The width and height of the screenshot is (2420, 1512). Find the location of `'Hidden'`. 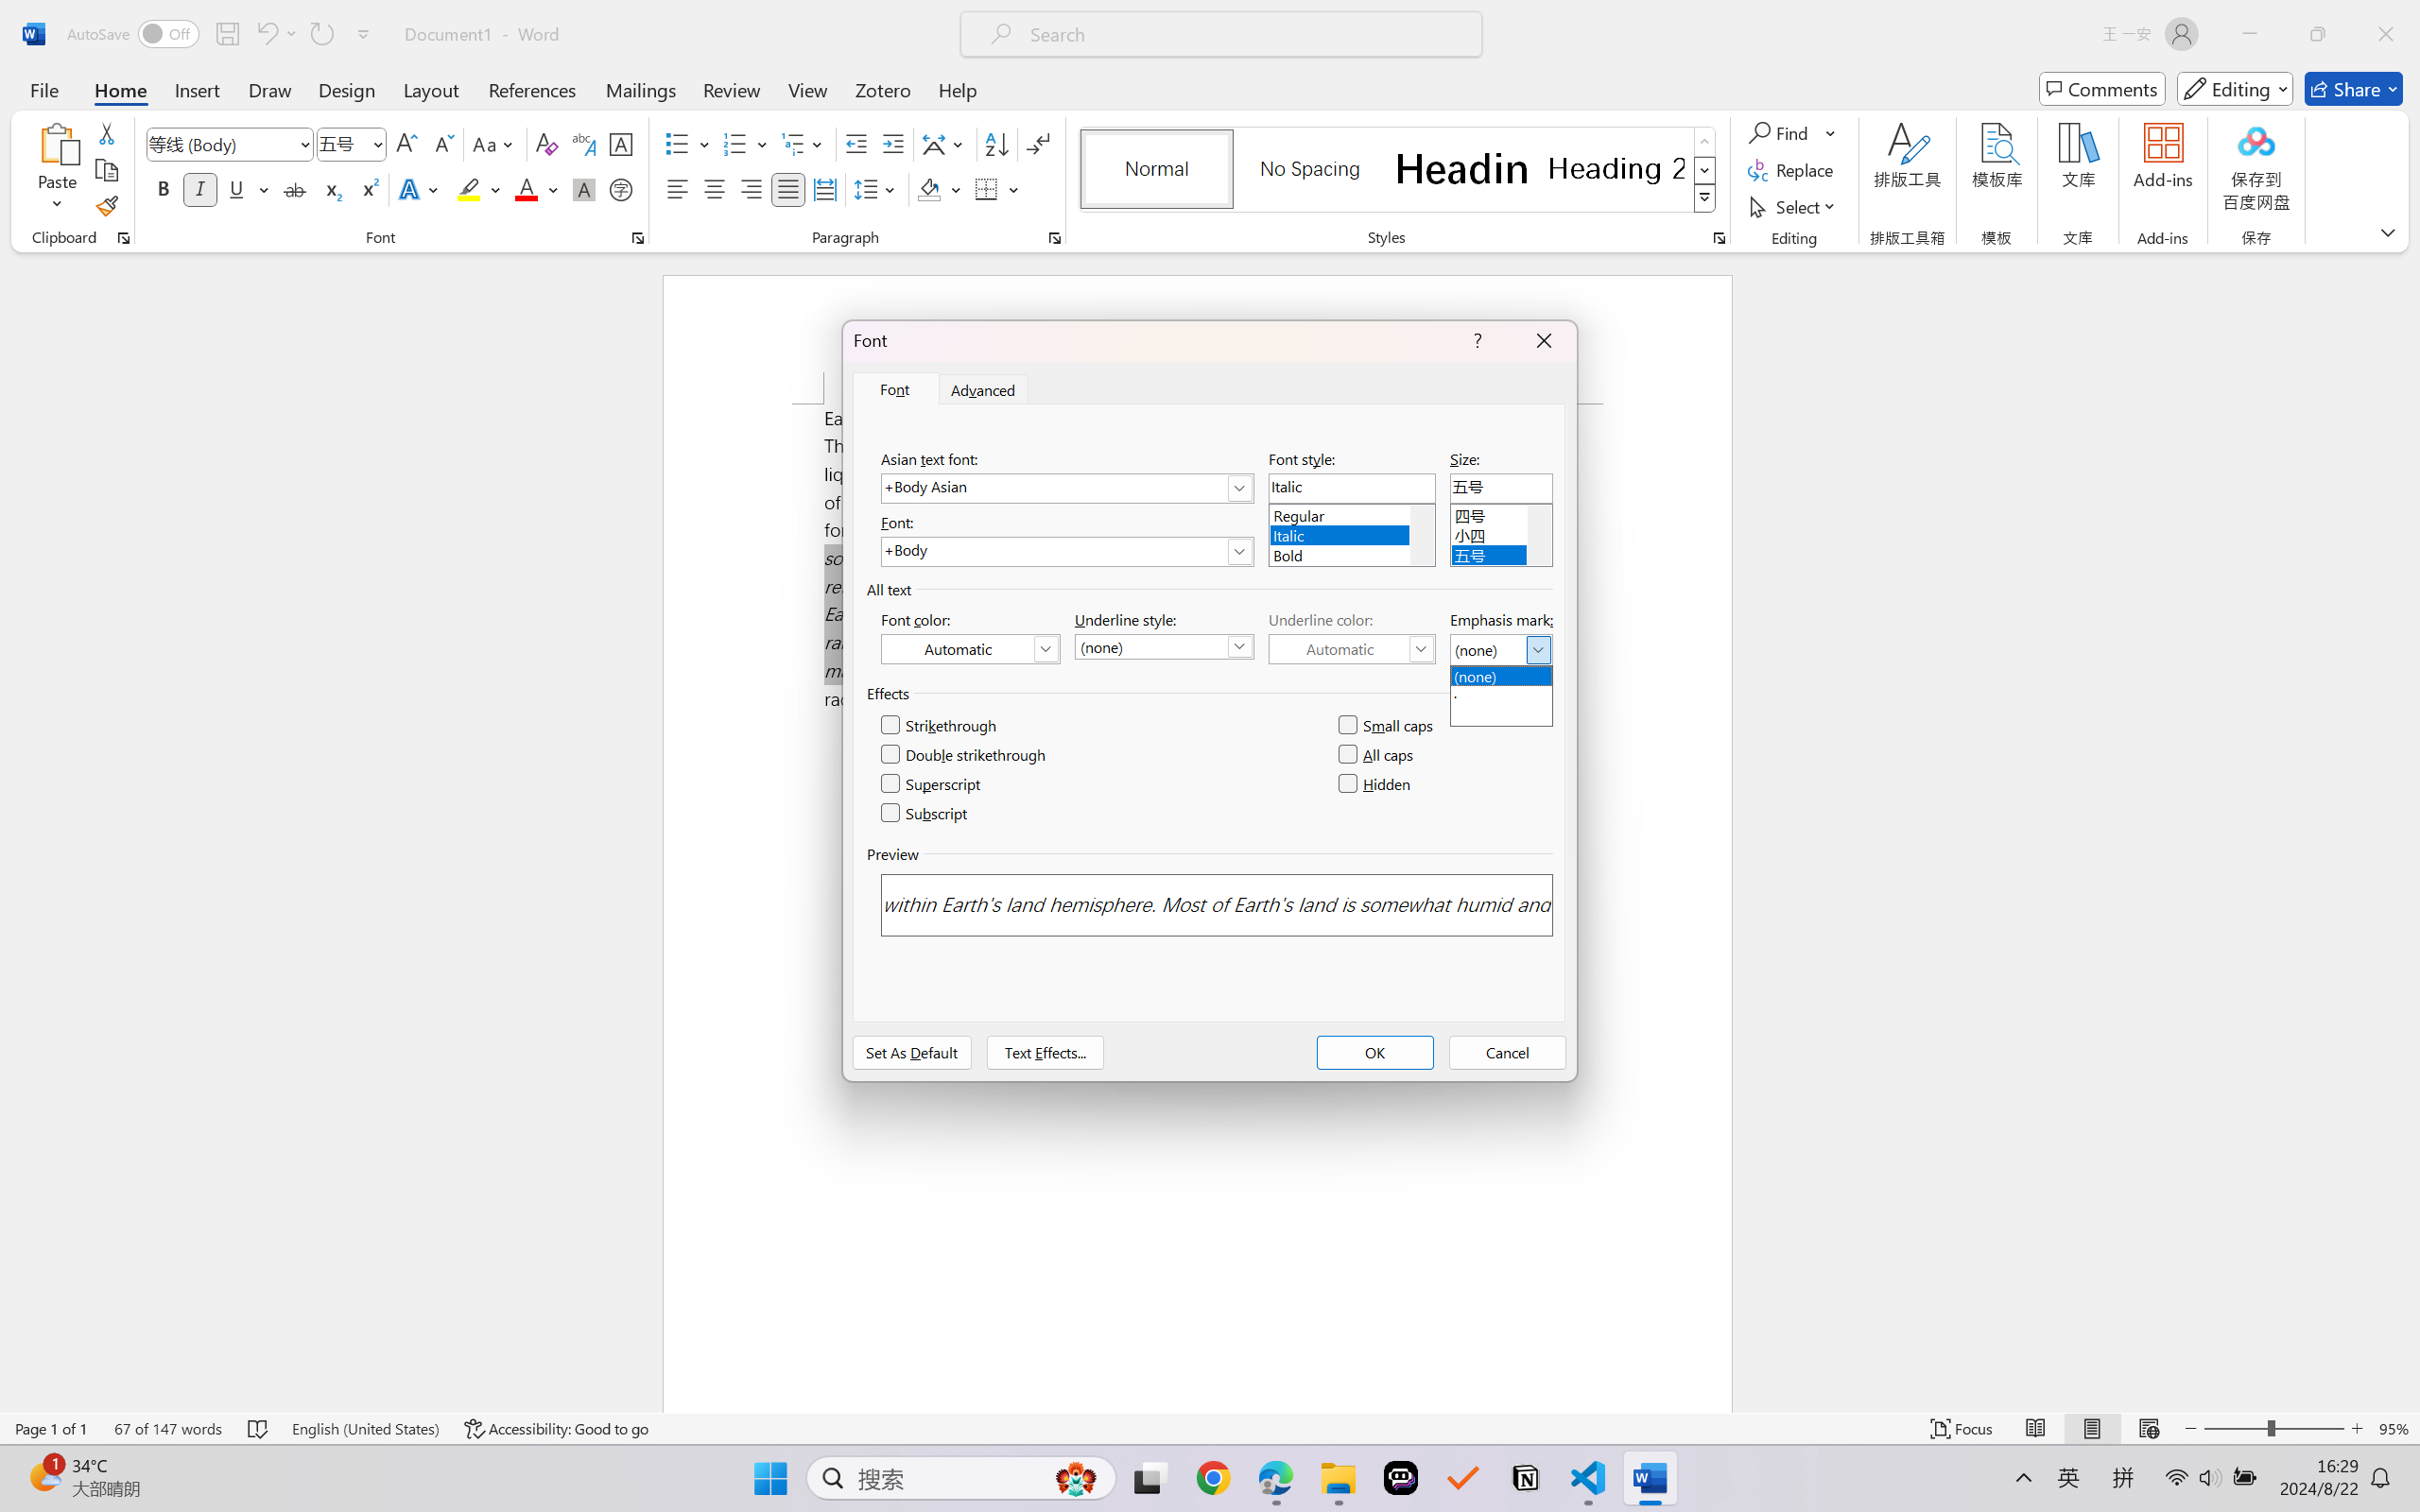

'Hidden' is located at coordinates (1374, 783).